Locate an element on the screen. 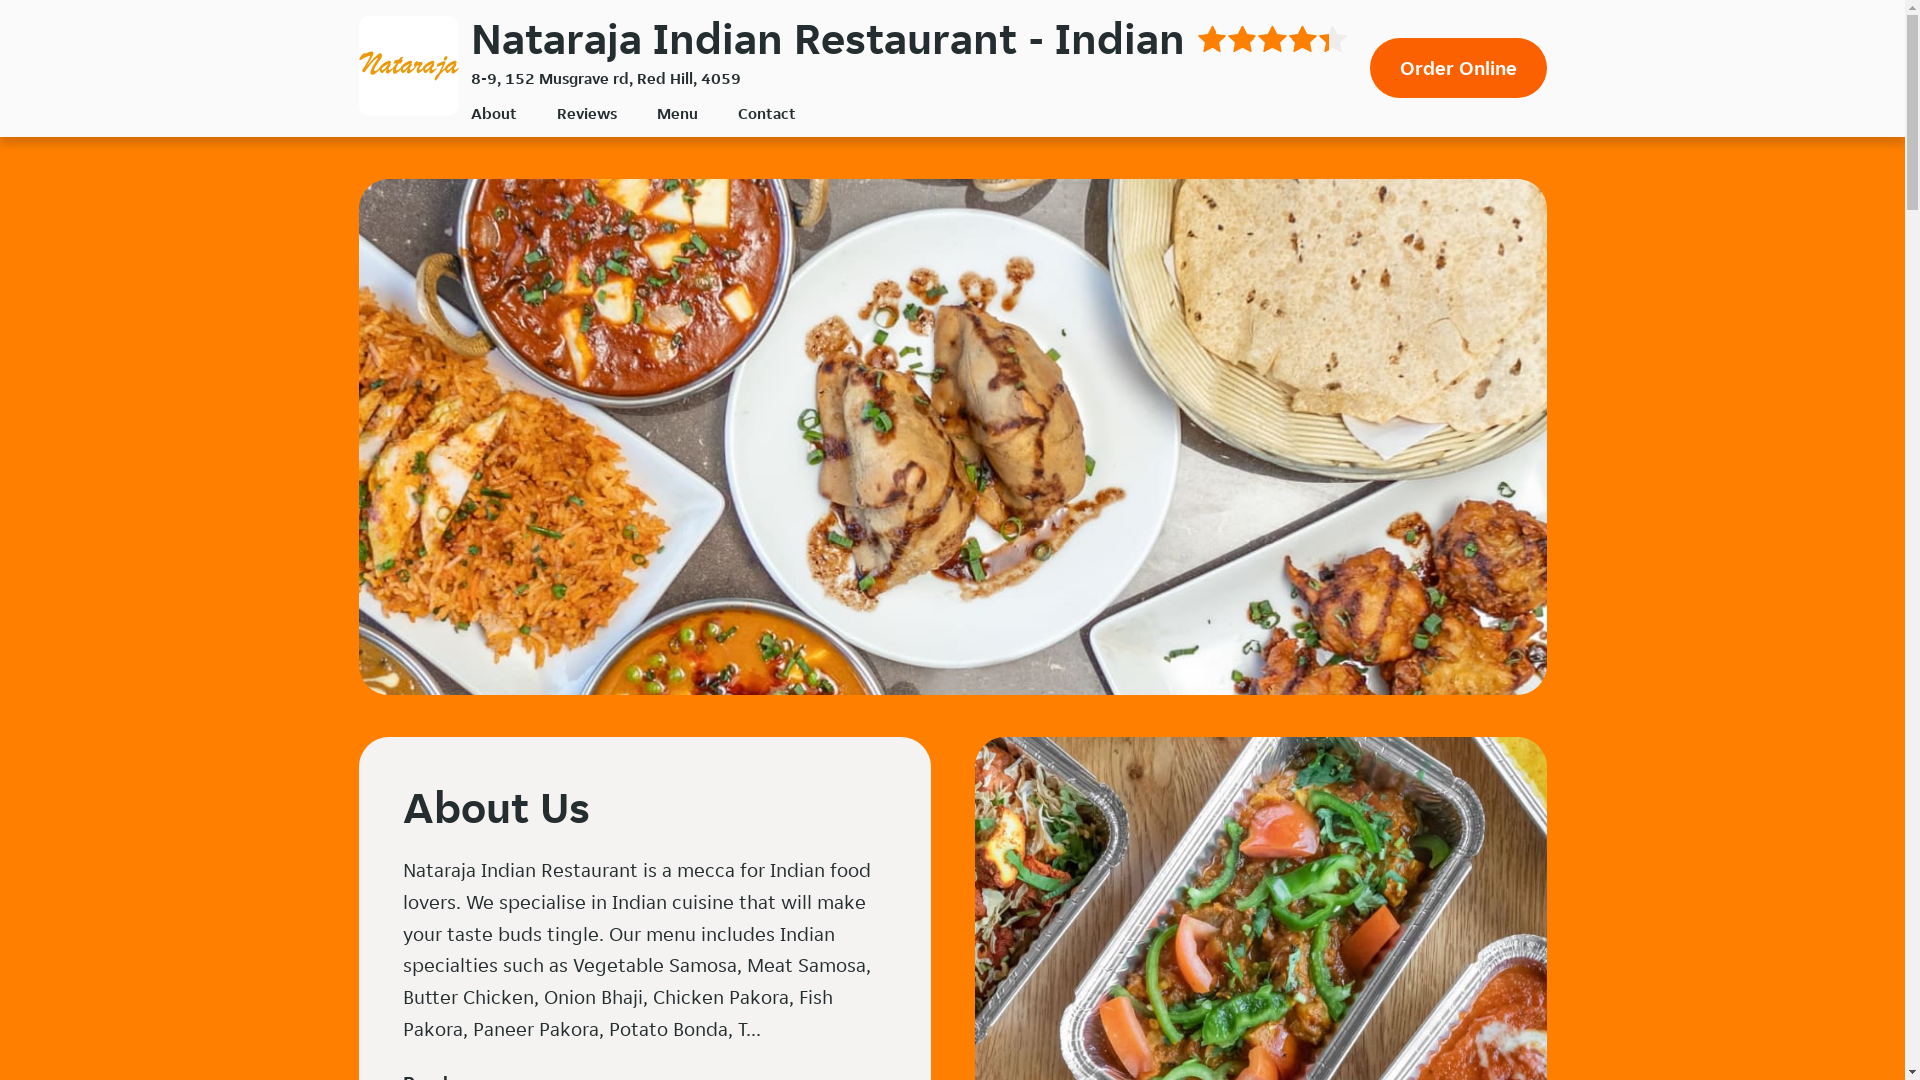 This screenshot has height=1080, width=1920. 'About' is located at coordinates (493, 113).